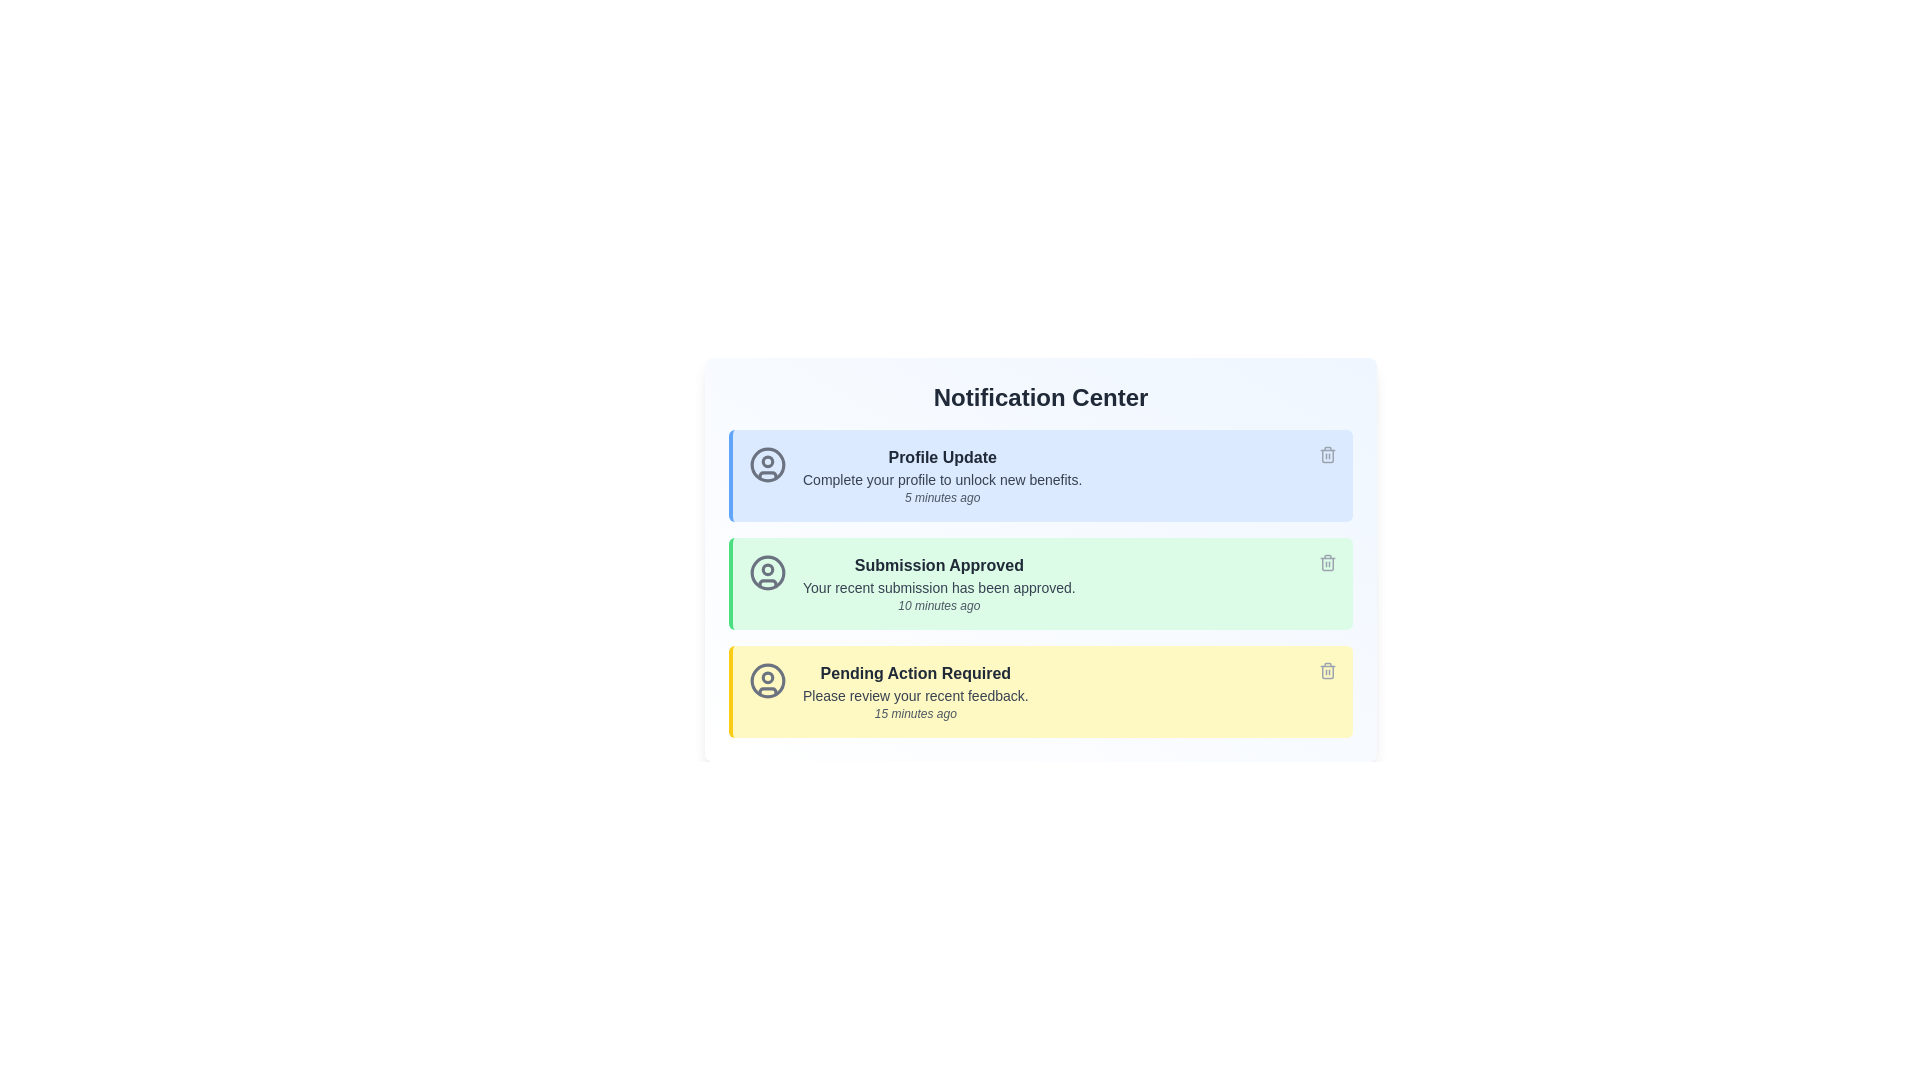 This screenshot has width=1920, height=1080. What do you see at coordinates (1328, 672) in the screenshot?
I see `the trash can icon located at the end of the 'Pending Action Required' notification card` at bounding box center [1328, 672].